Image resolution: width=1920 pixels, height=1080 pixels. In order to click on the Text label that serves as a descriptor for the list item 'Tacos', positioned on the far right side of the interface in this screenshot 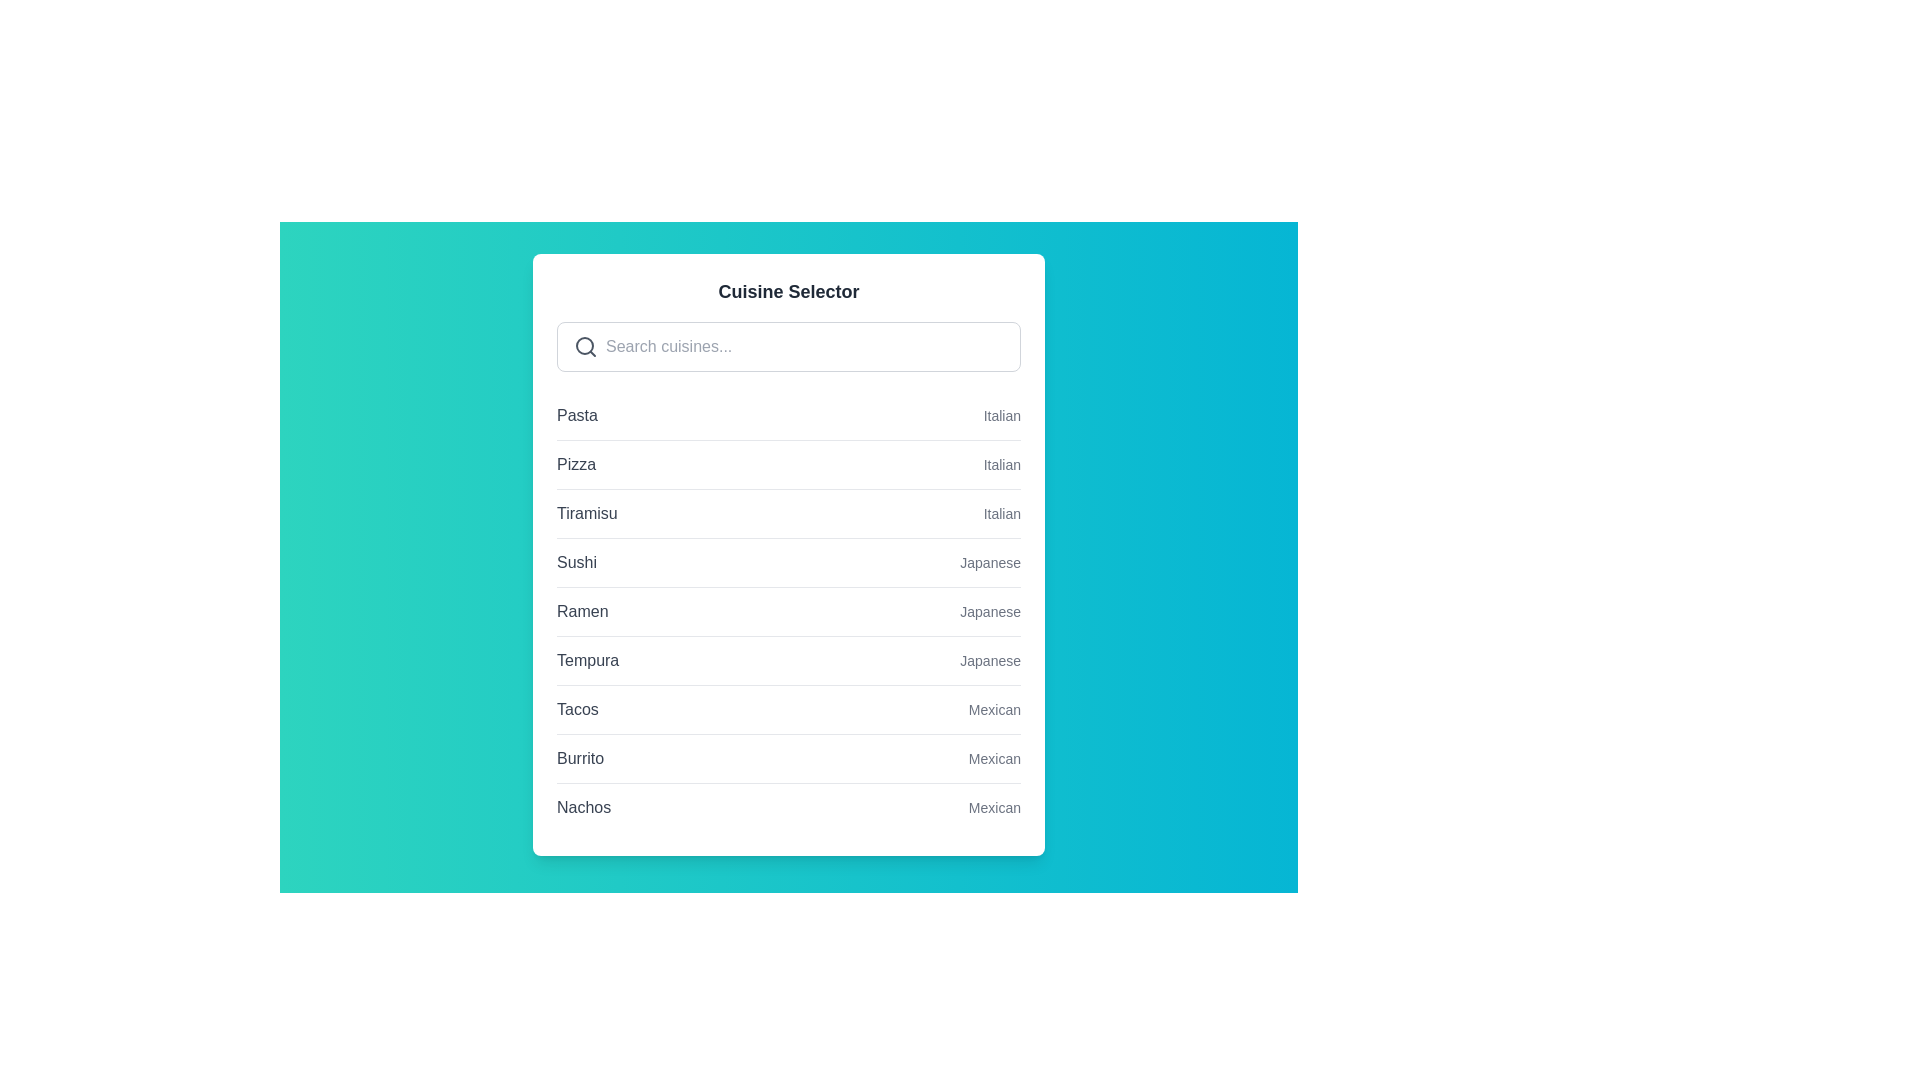, I will do `click(994, 708)`.